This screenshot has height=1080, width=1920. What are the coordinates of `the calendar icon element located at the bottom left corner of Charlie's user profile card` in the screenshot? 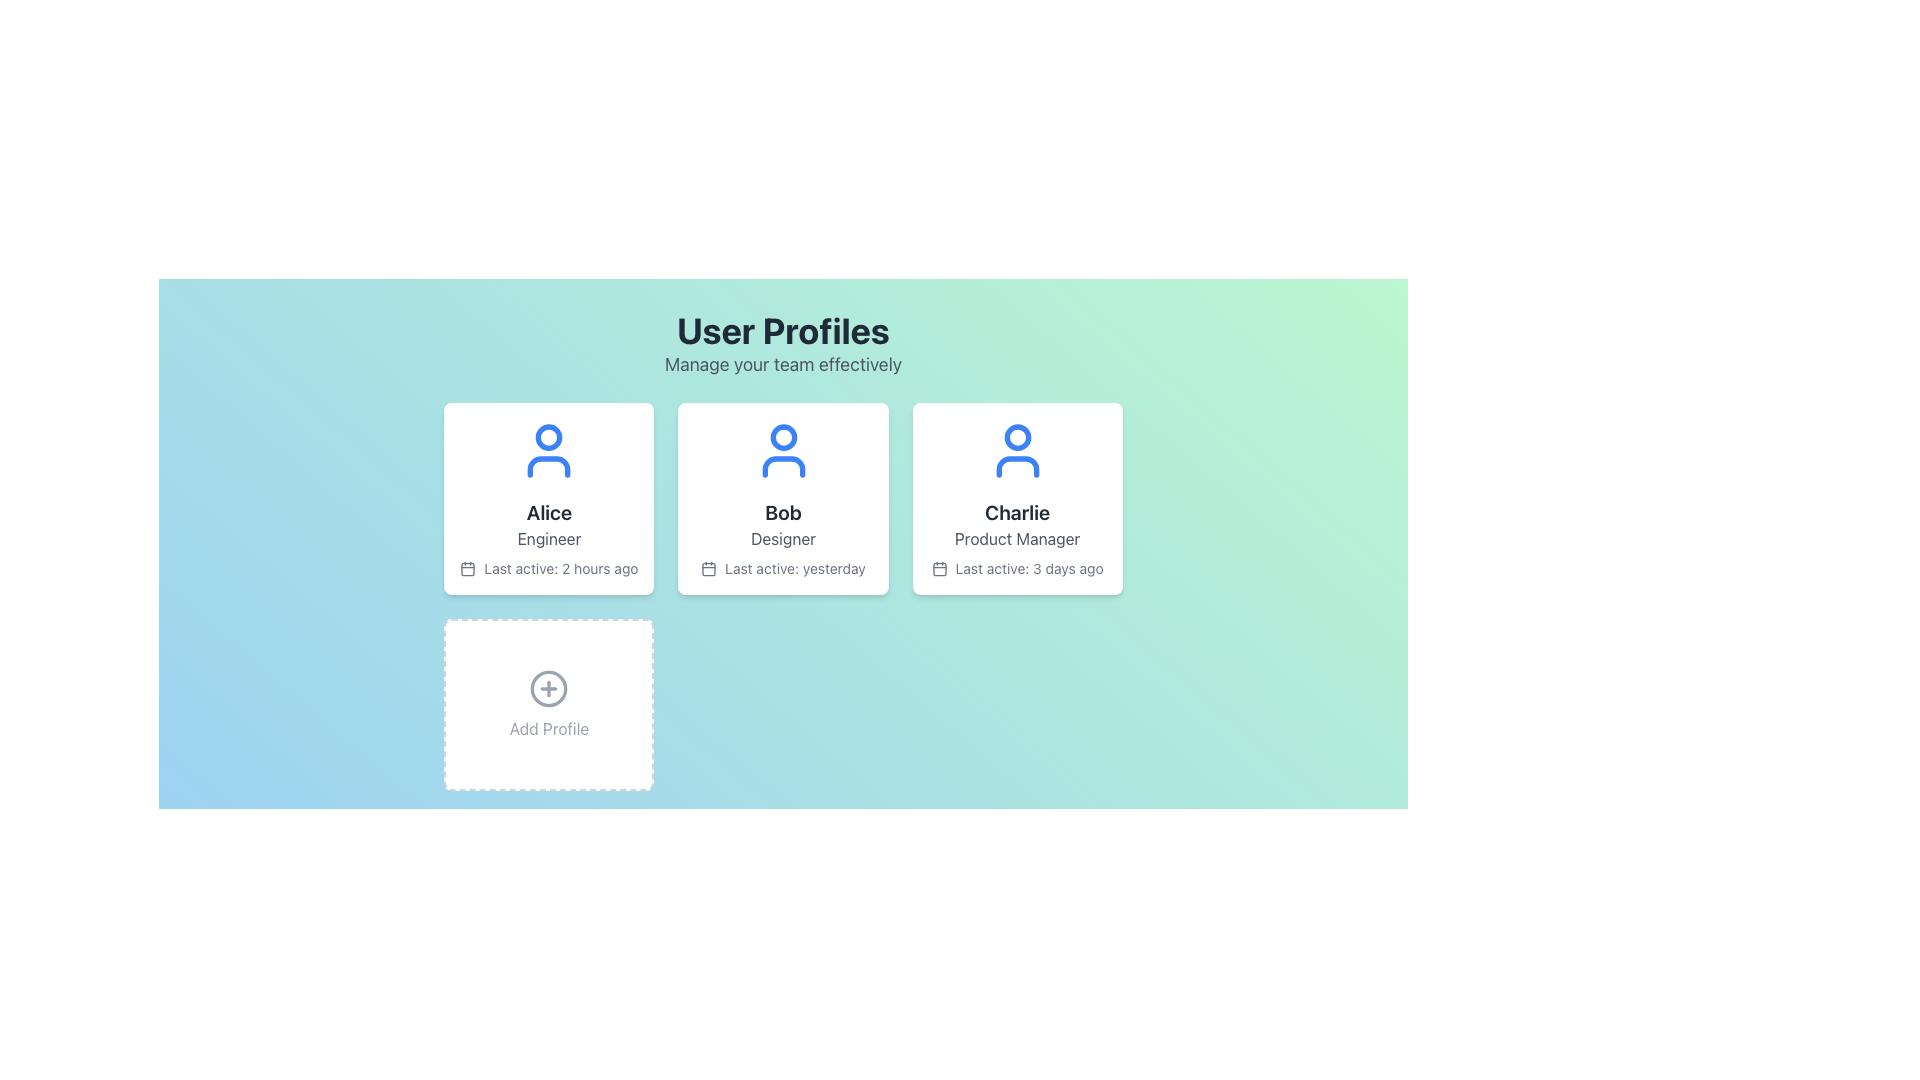 It's located at (938, 569).